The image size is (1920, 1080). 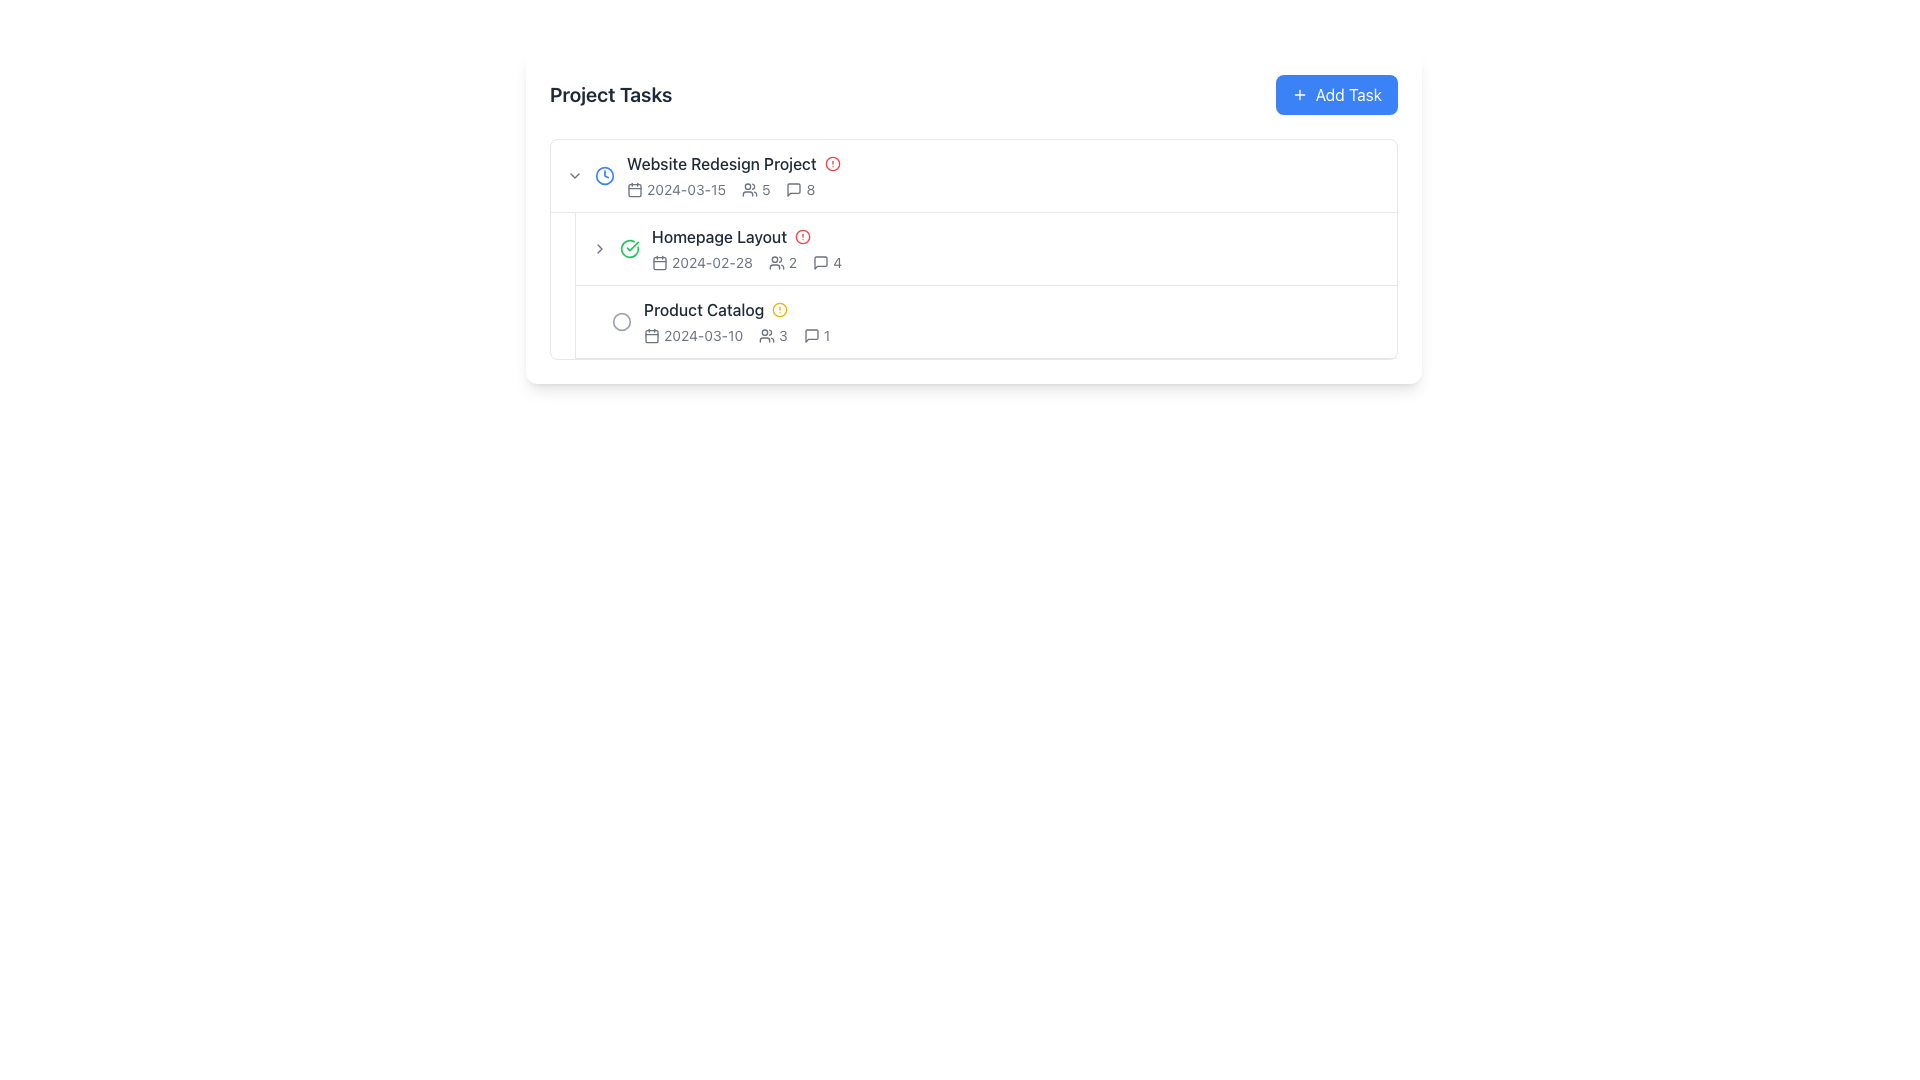 I want to click on the comments icon located to the left of the number '8' in the 'Website Redesign Project' task list, so click(x=793, y=189).